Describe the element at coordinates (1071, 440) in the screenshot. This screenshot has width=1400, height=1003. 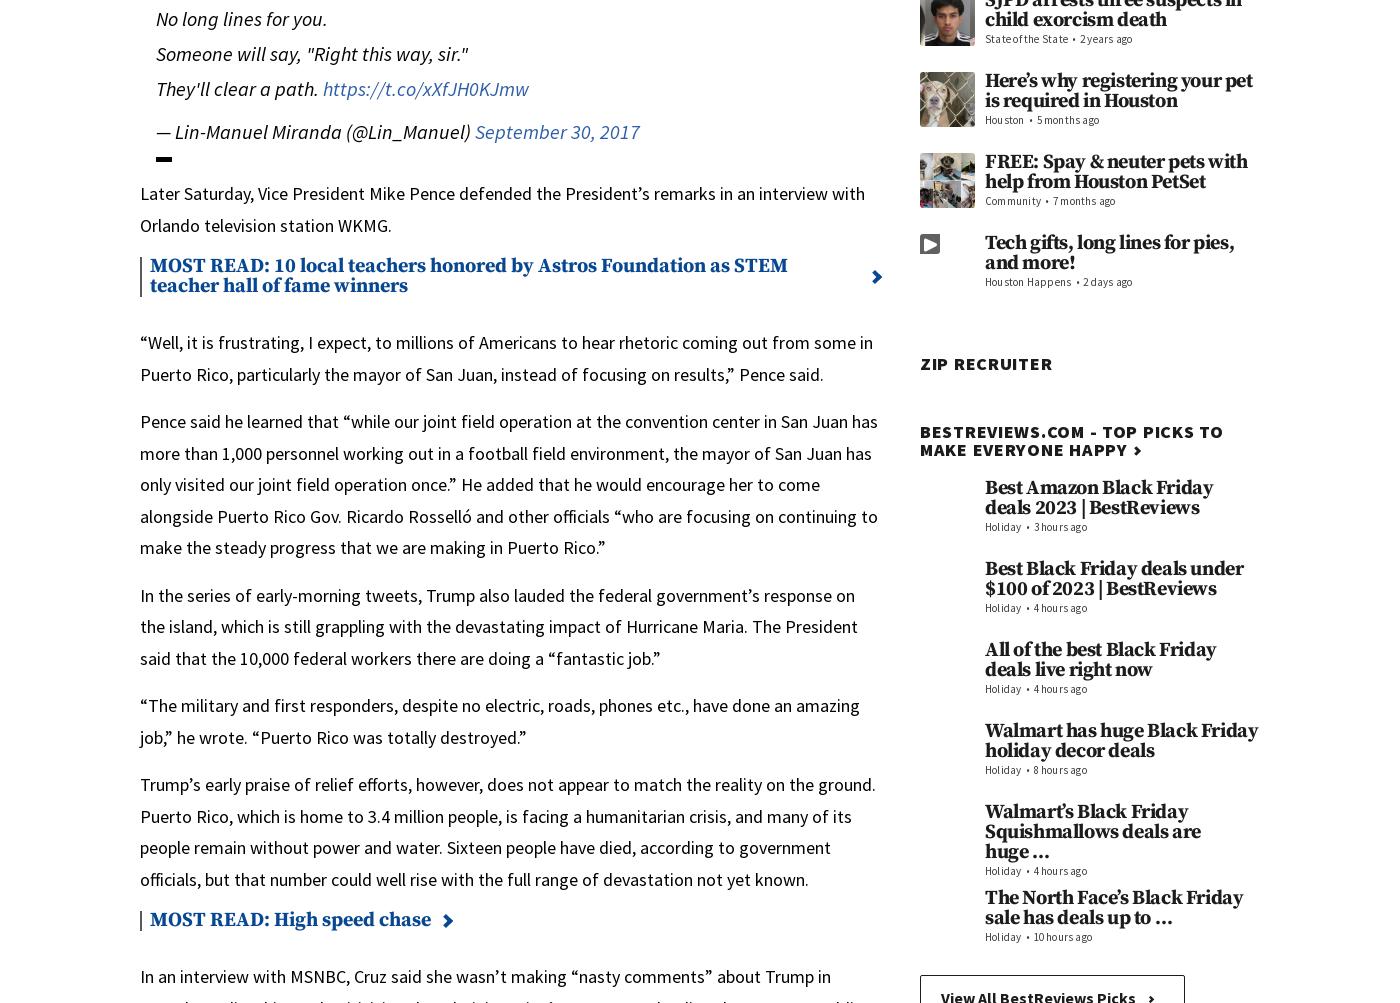
I see `'BestReviews.com - Top picks to make everyone happy'` at that location.